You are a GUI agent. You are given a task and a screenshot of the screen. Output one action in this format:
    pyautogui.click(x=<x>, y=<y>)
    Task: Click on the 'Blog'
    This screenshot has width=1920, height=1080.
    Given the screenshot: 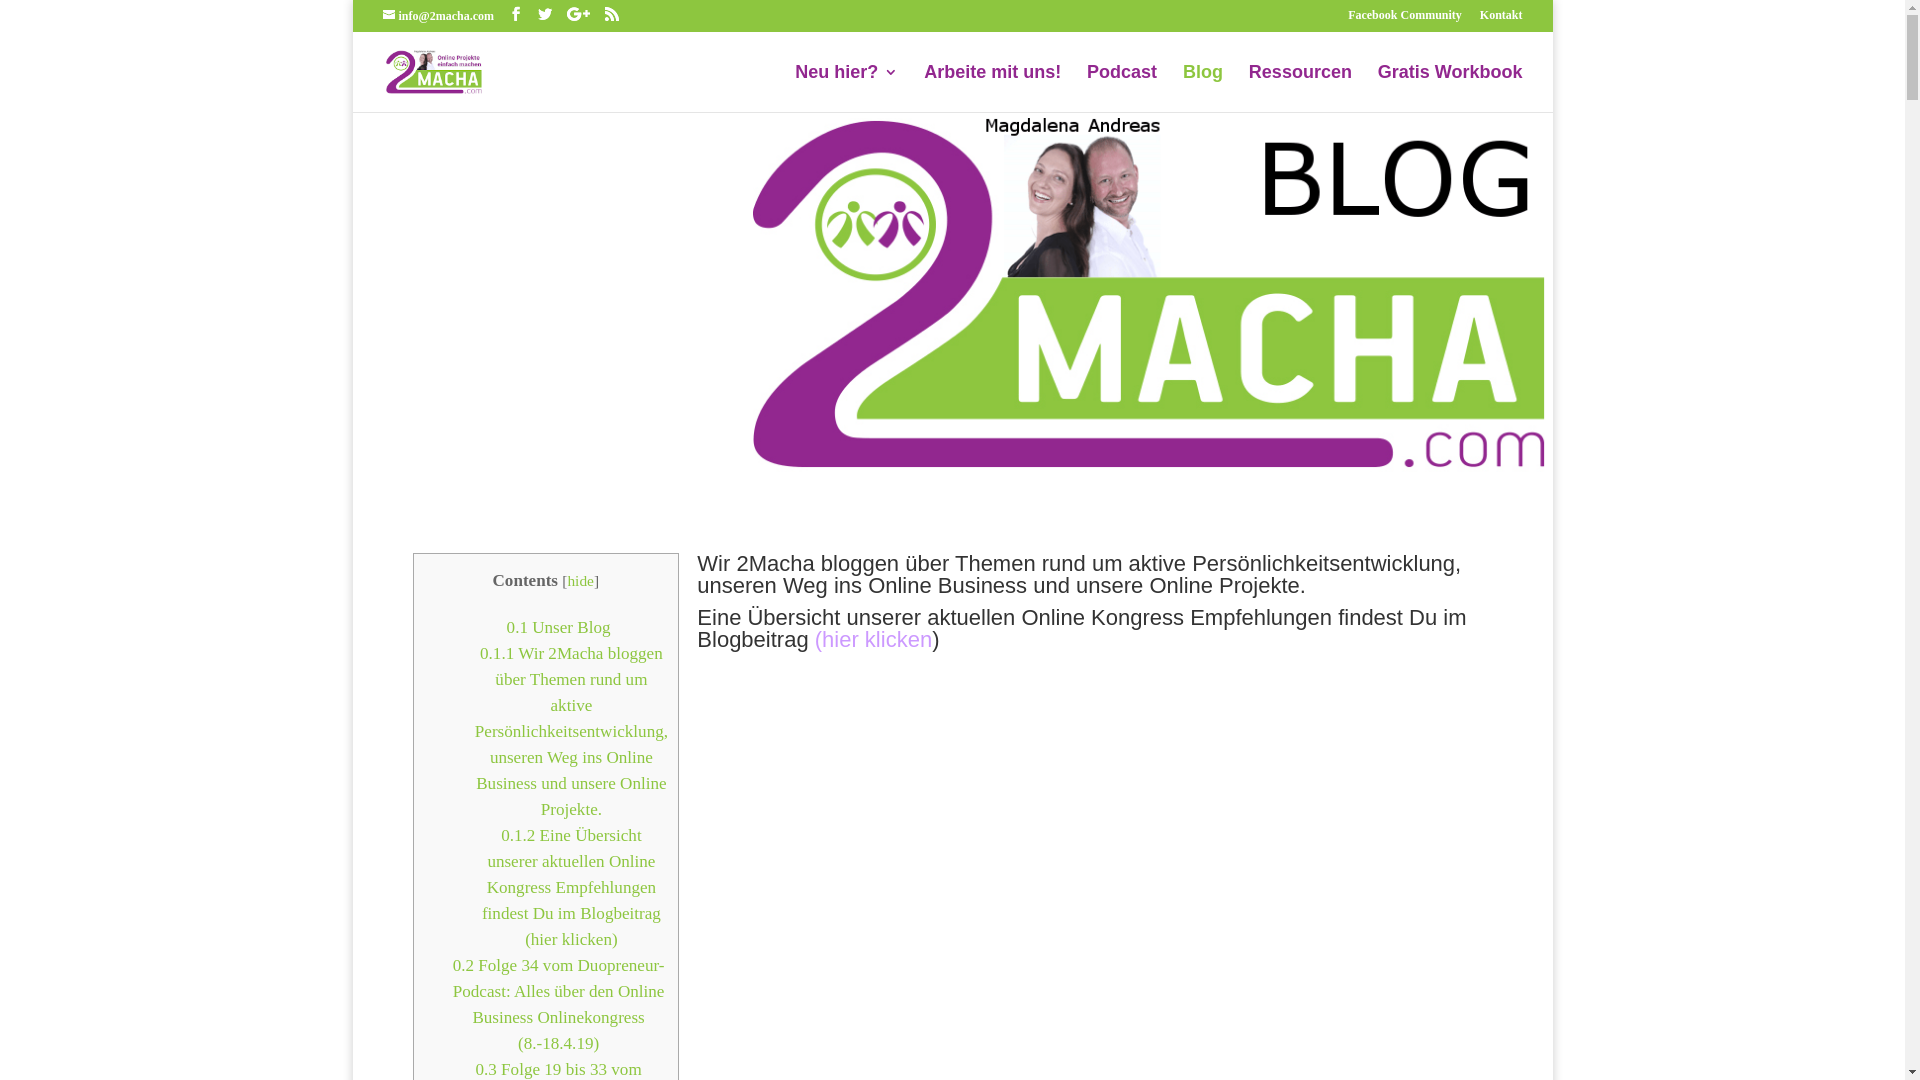 What is the action you would take?
    pyautogui.click(x=1202, y=87)
    